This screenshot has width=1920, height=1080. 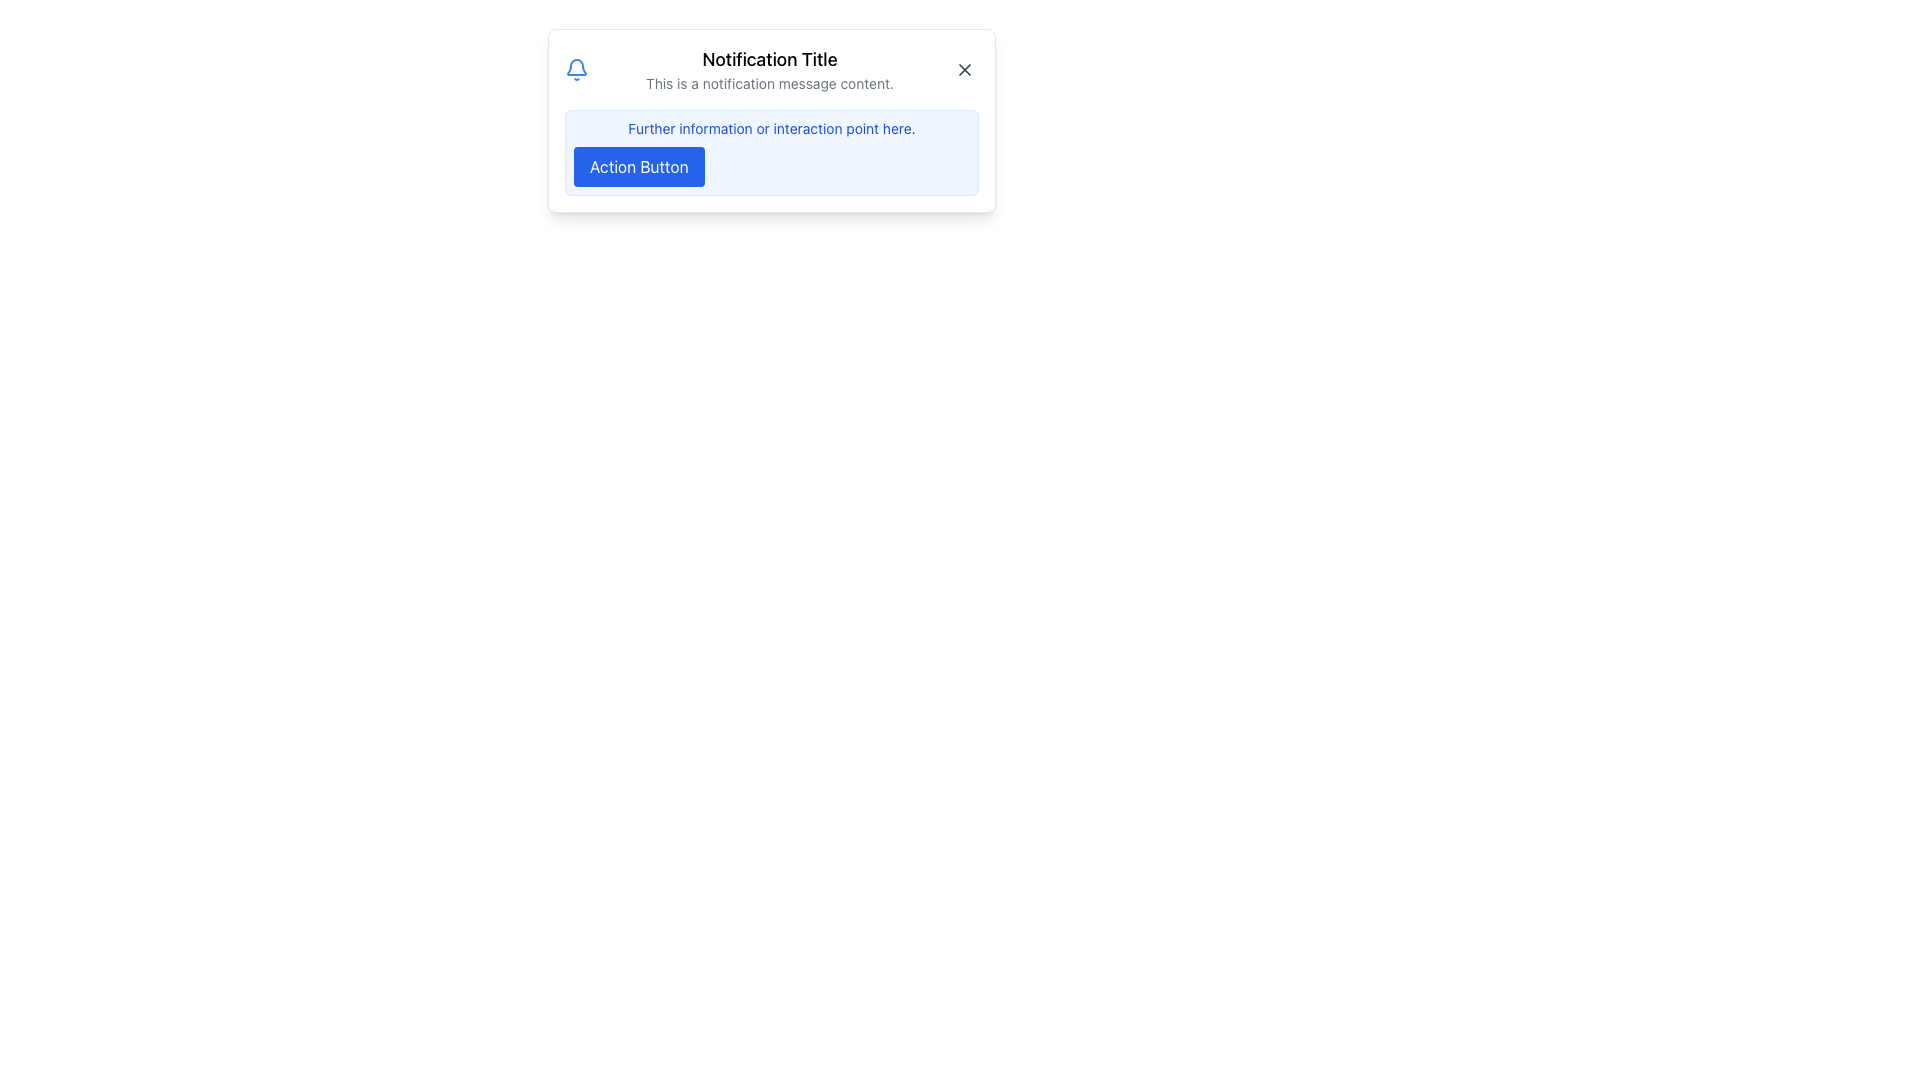 What do you see at coordinates (638, 165) in the screenshot?
I see `the 'Action Button' which is a rectangular button with a blue background and white text, located below the text 'Further information or interaction point here.'` at bounding box center [638, 165].